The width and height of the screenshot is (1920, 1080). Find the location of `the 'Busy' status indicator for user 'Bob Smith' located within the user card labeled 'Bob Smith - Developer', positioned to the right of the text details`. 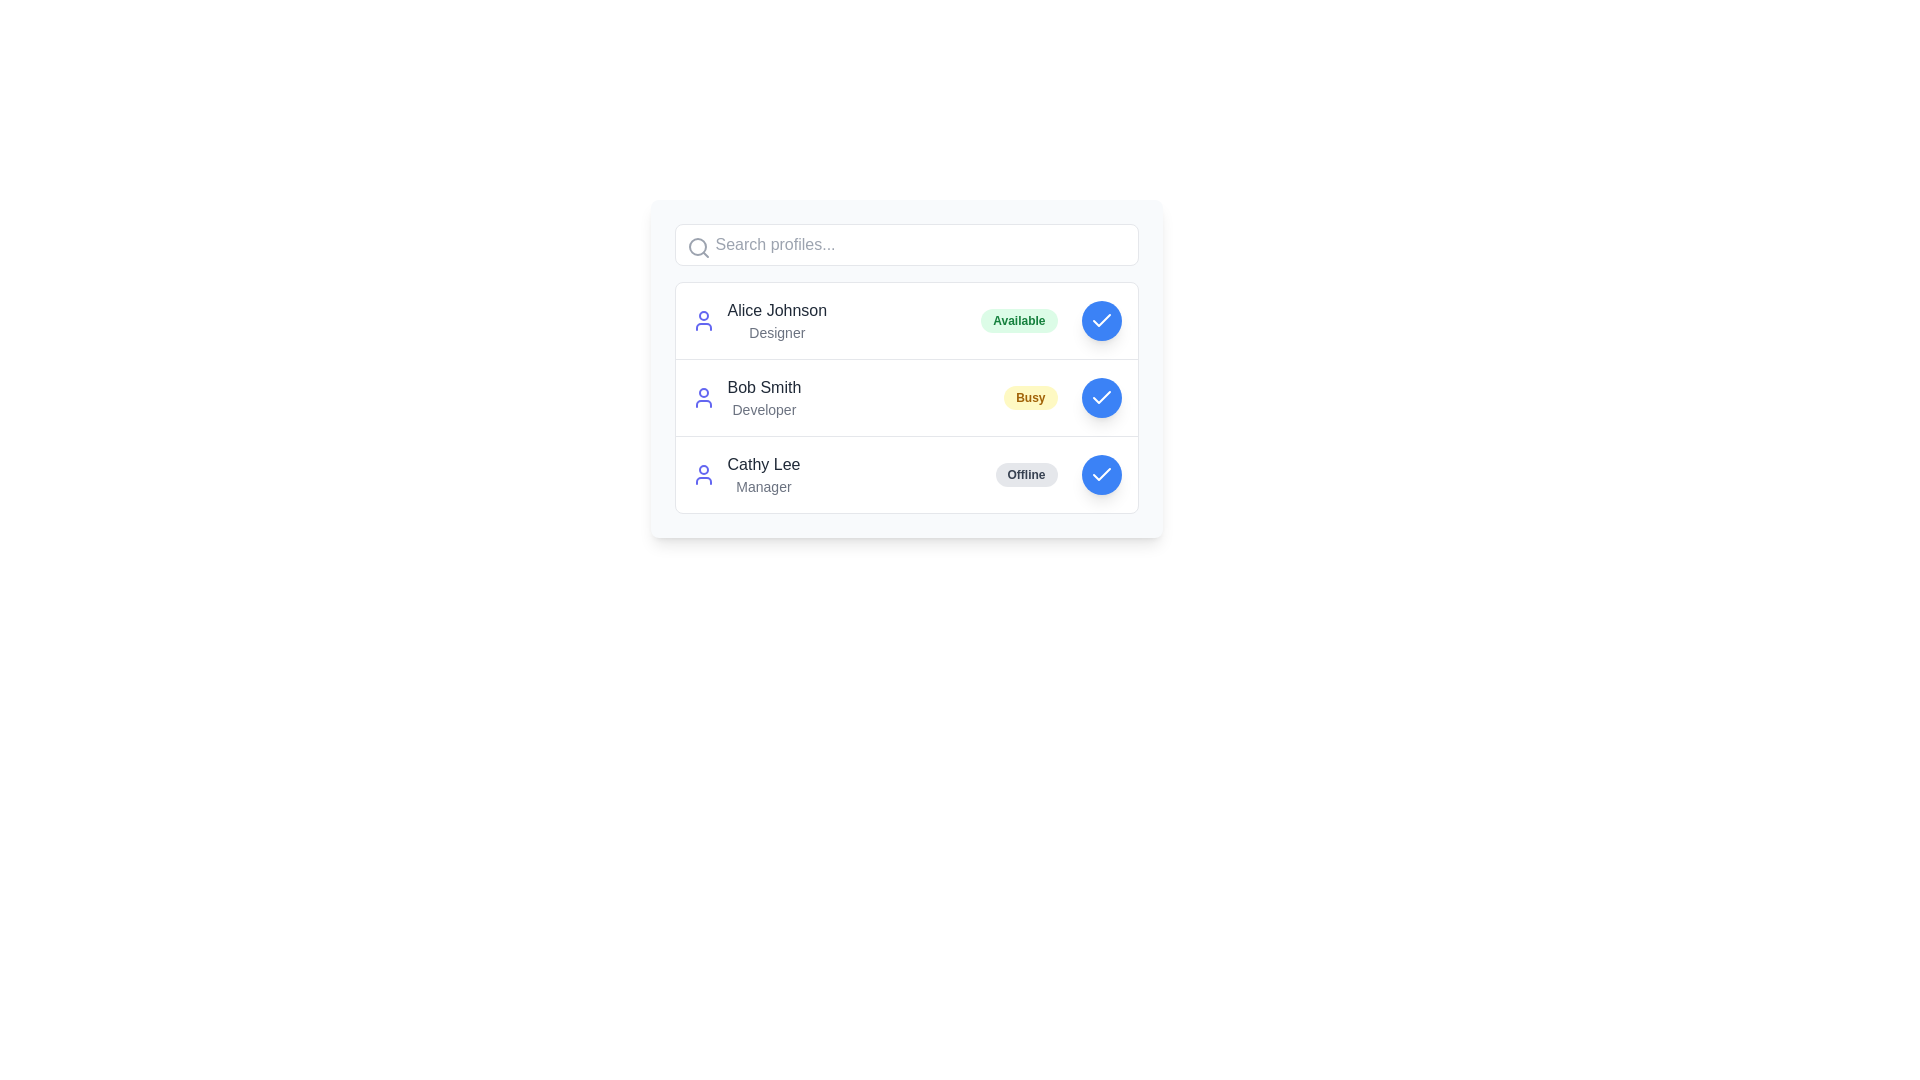

the 'Busy' status indicator for user 'Bob Smith' located within the user card labeled 'Bob Smith - Developer', positioned to the right of the text details is located at coordinates (1030, 397).